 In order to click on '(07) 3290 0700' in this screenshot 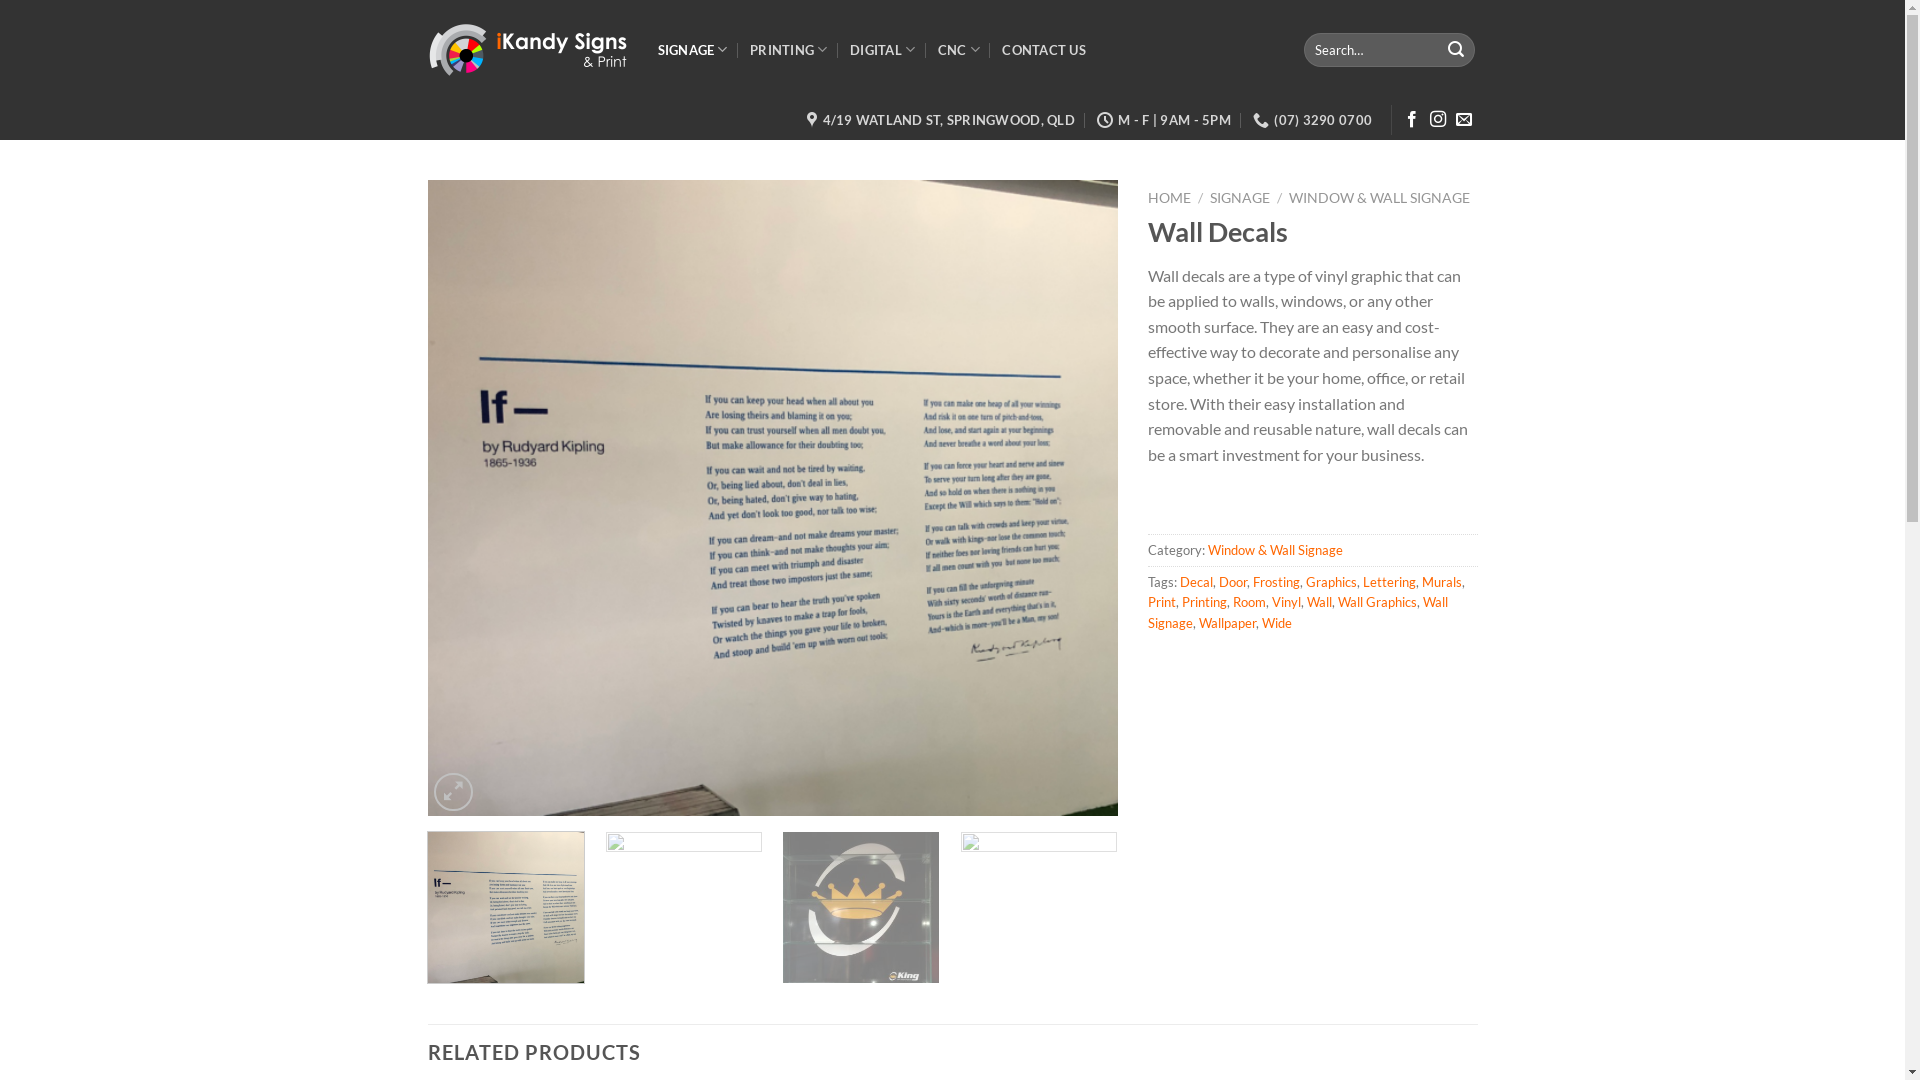, I will do `click(1312, 119)`.